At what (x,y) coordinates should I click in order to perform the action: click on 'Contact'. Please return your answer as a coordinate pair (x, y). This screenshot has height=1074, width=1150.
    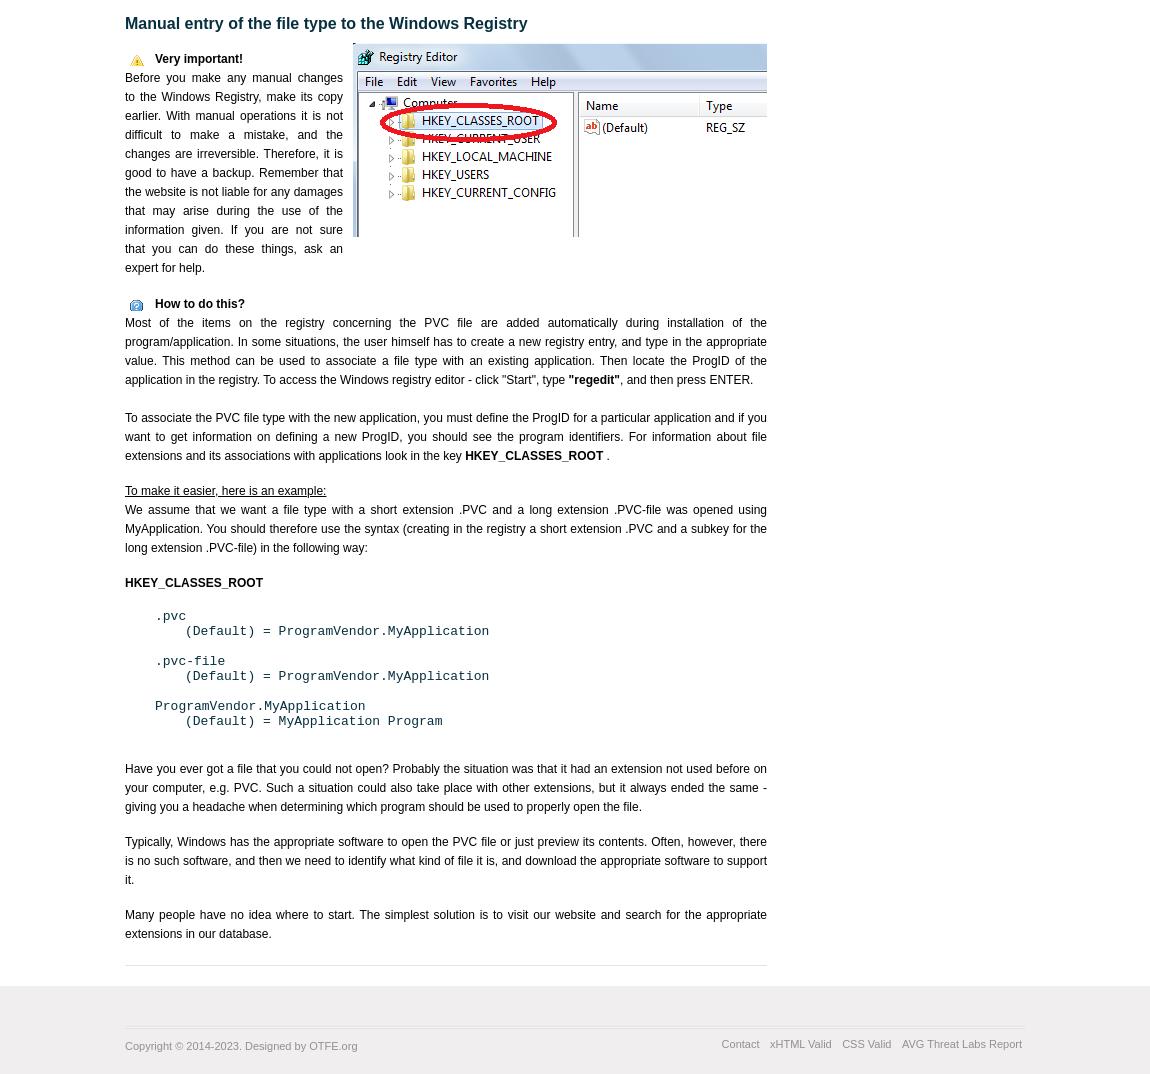
    Looking at the image, I should click on (739, 1044).